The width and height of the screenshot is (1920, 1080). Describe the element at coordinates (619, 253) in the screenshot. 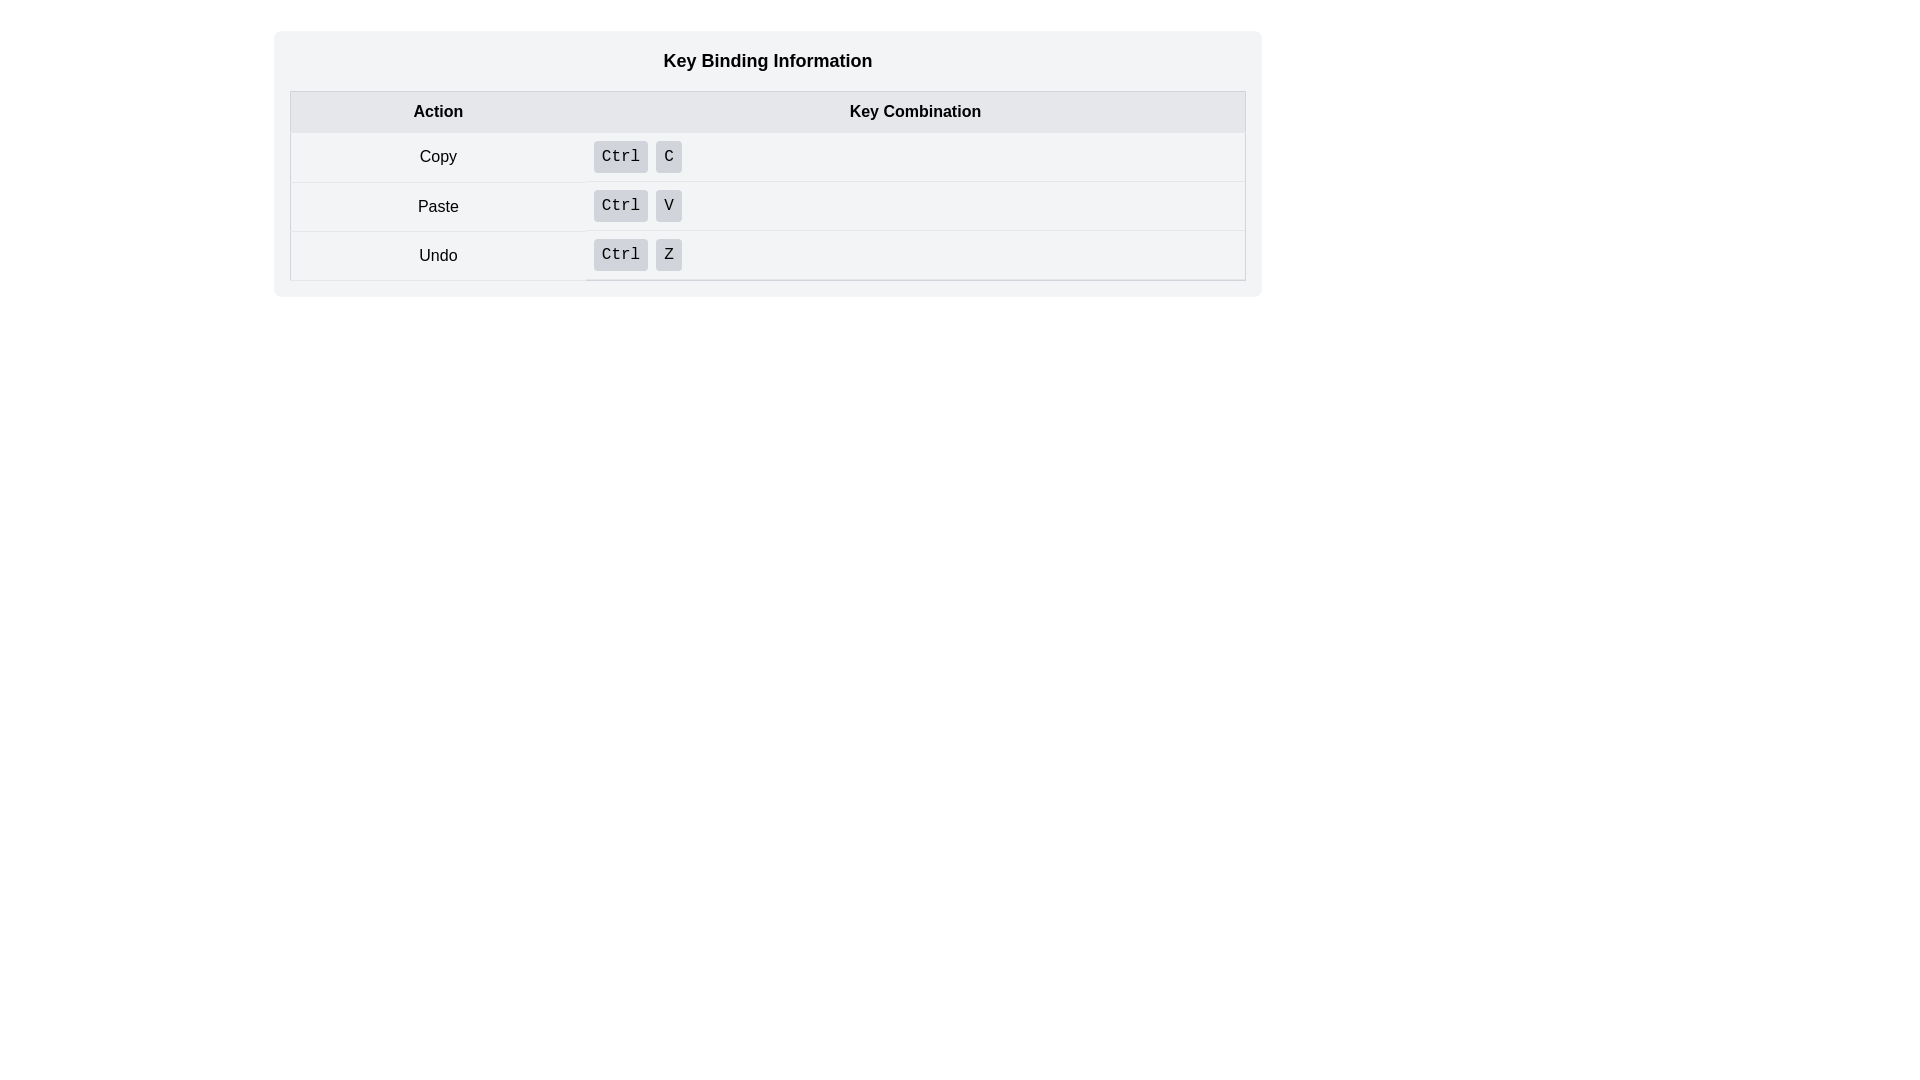

I see `the 'Ctrl' label element, which is a rounded rectangle with a light gray background and contains the text 'Ctrl', located in the third row under the 'Key Combination' column` at that location.